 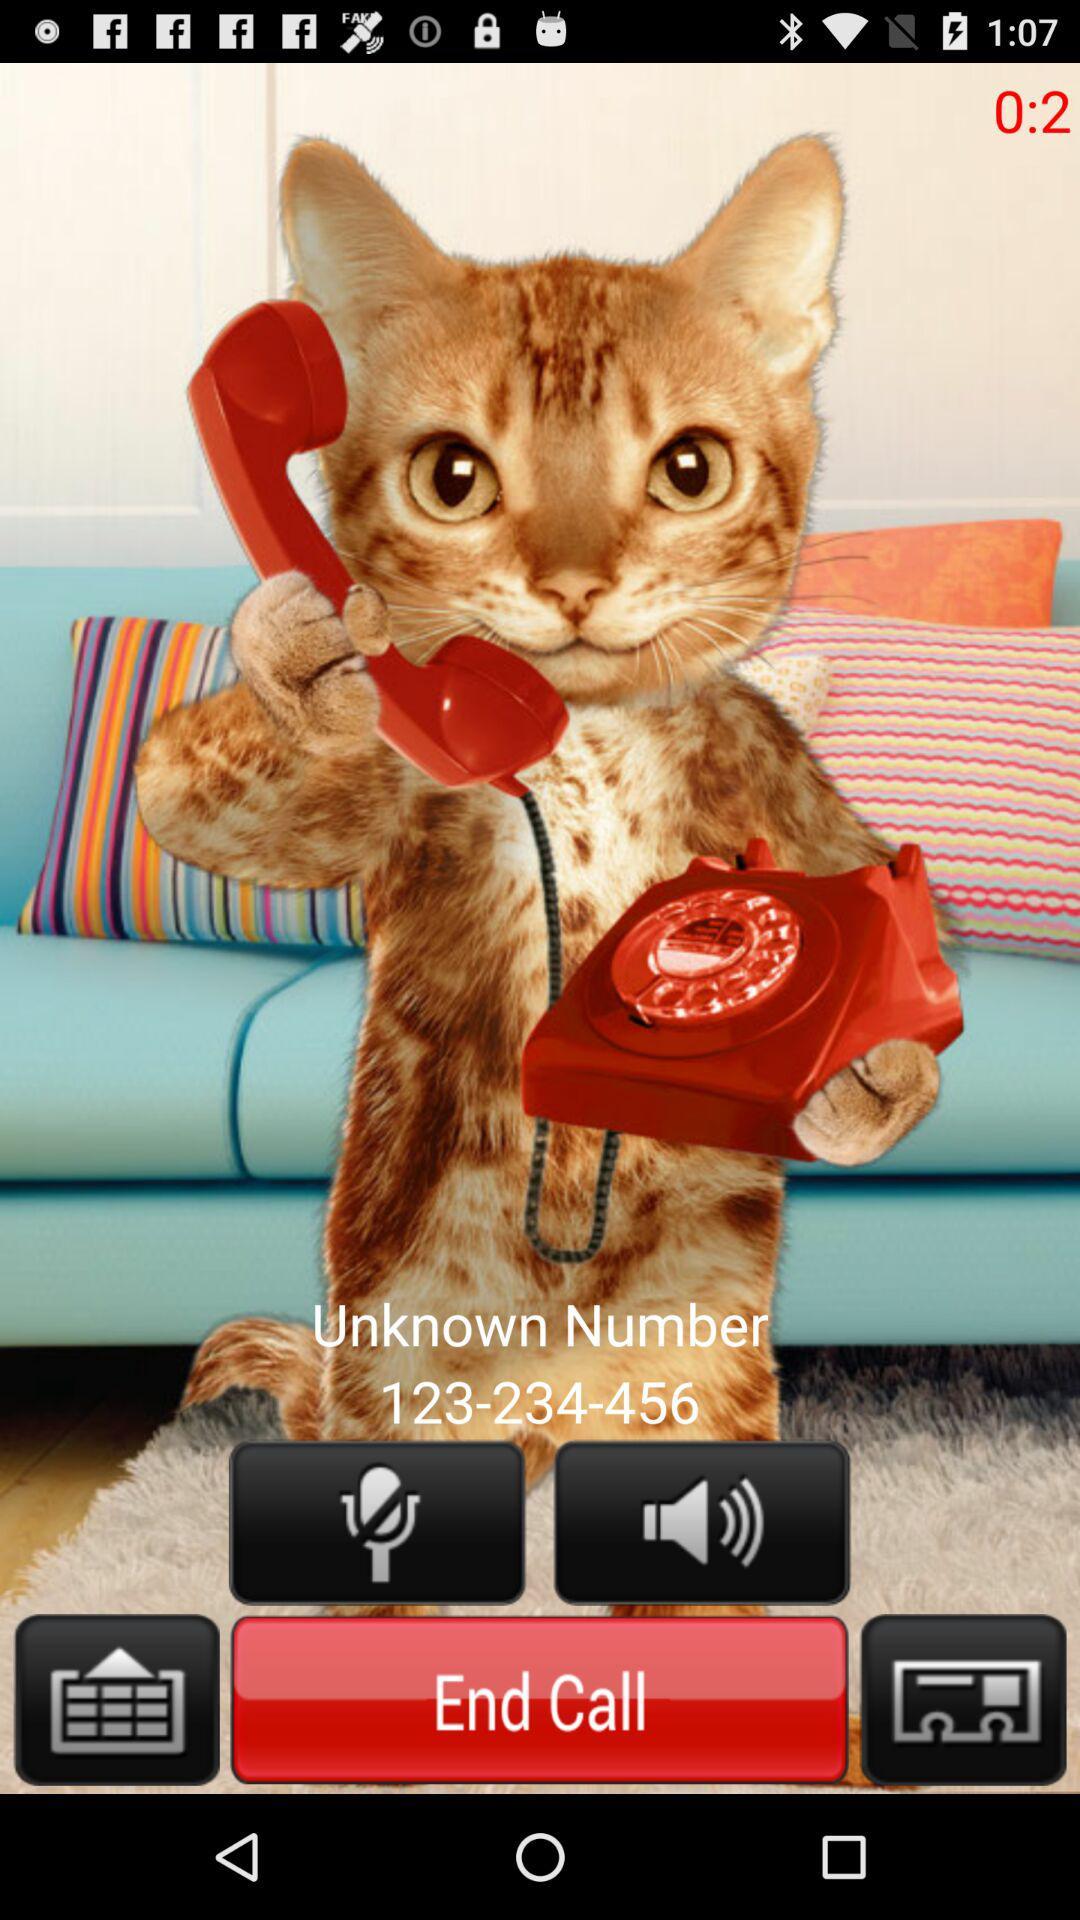 What do you see at coordinates (116, 1698) in the screenshot?
I see `this button in more options` at bounding box center [116, 1698].